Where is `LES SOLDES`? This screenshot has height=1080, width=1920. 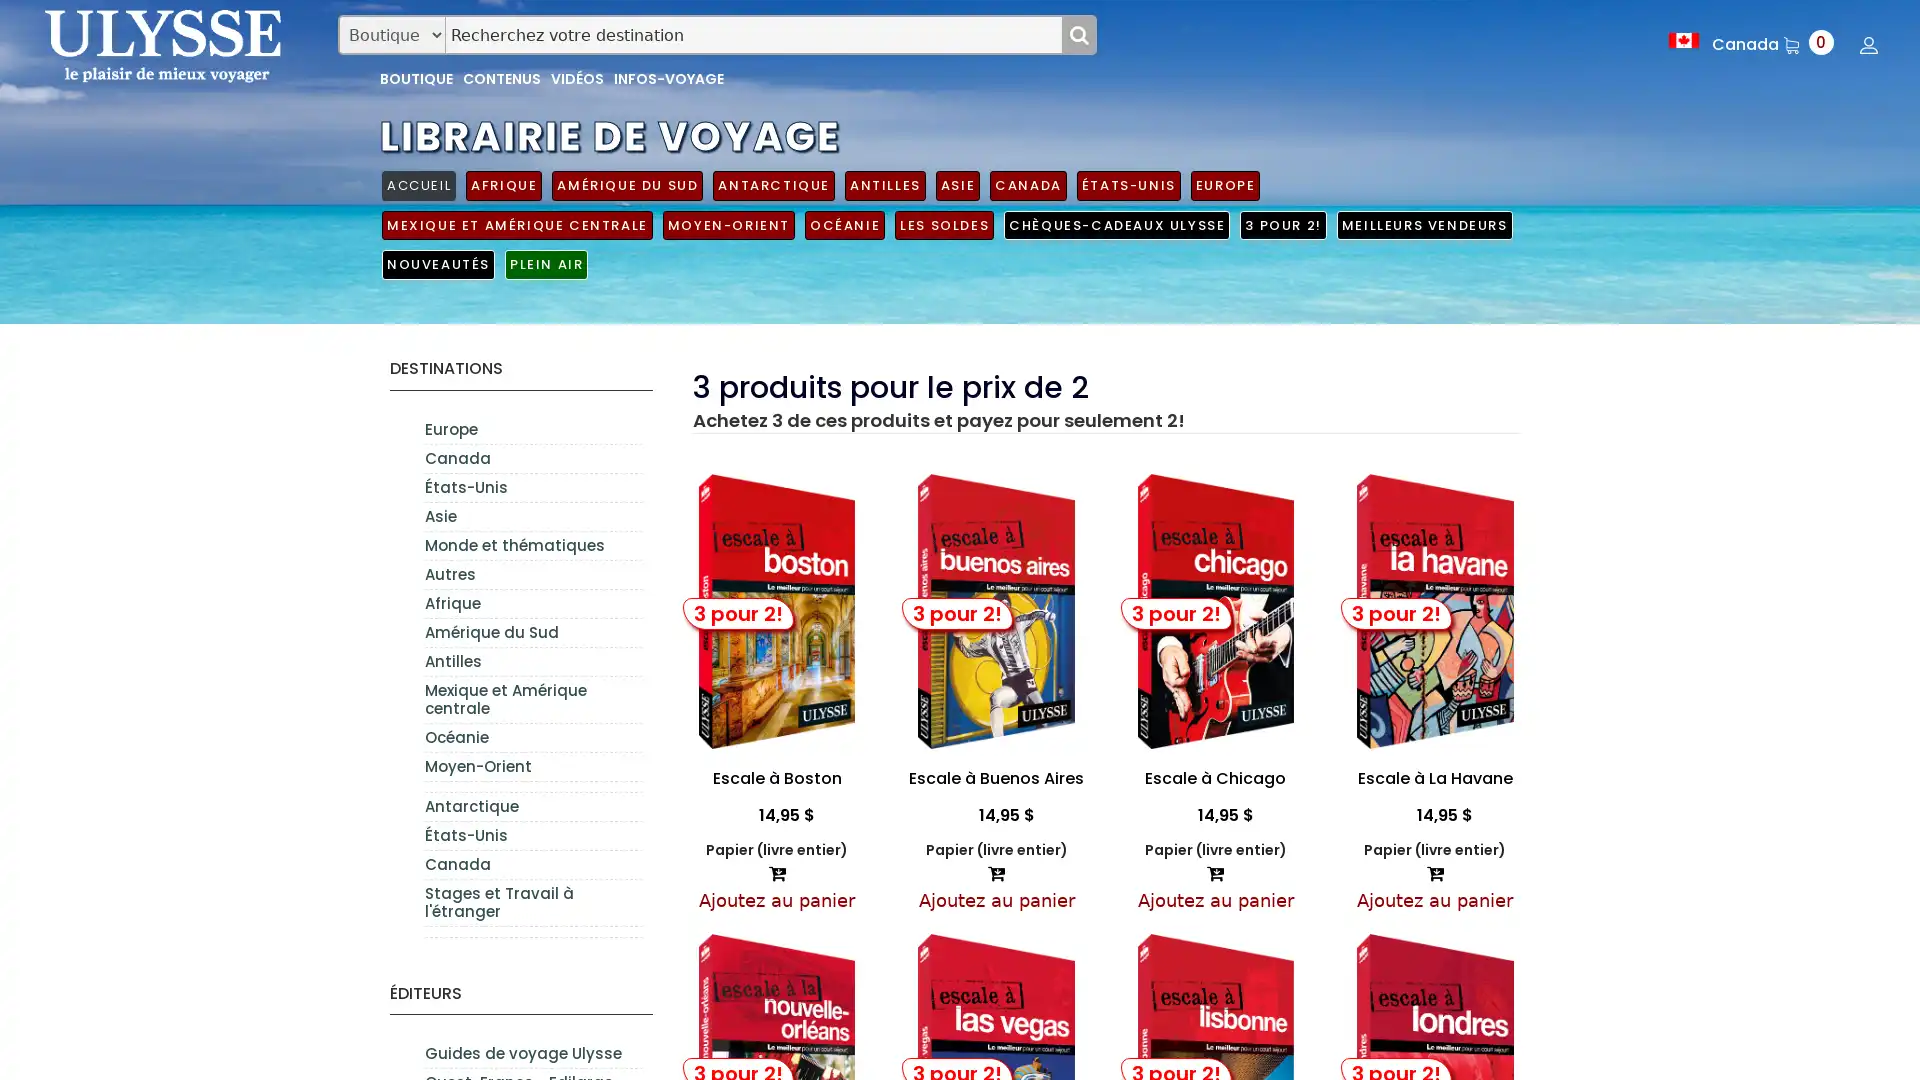 LES SOLDES is located at coordinates (943, 224).